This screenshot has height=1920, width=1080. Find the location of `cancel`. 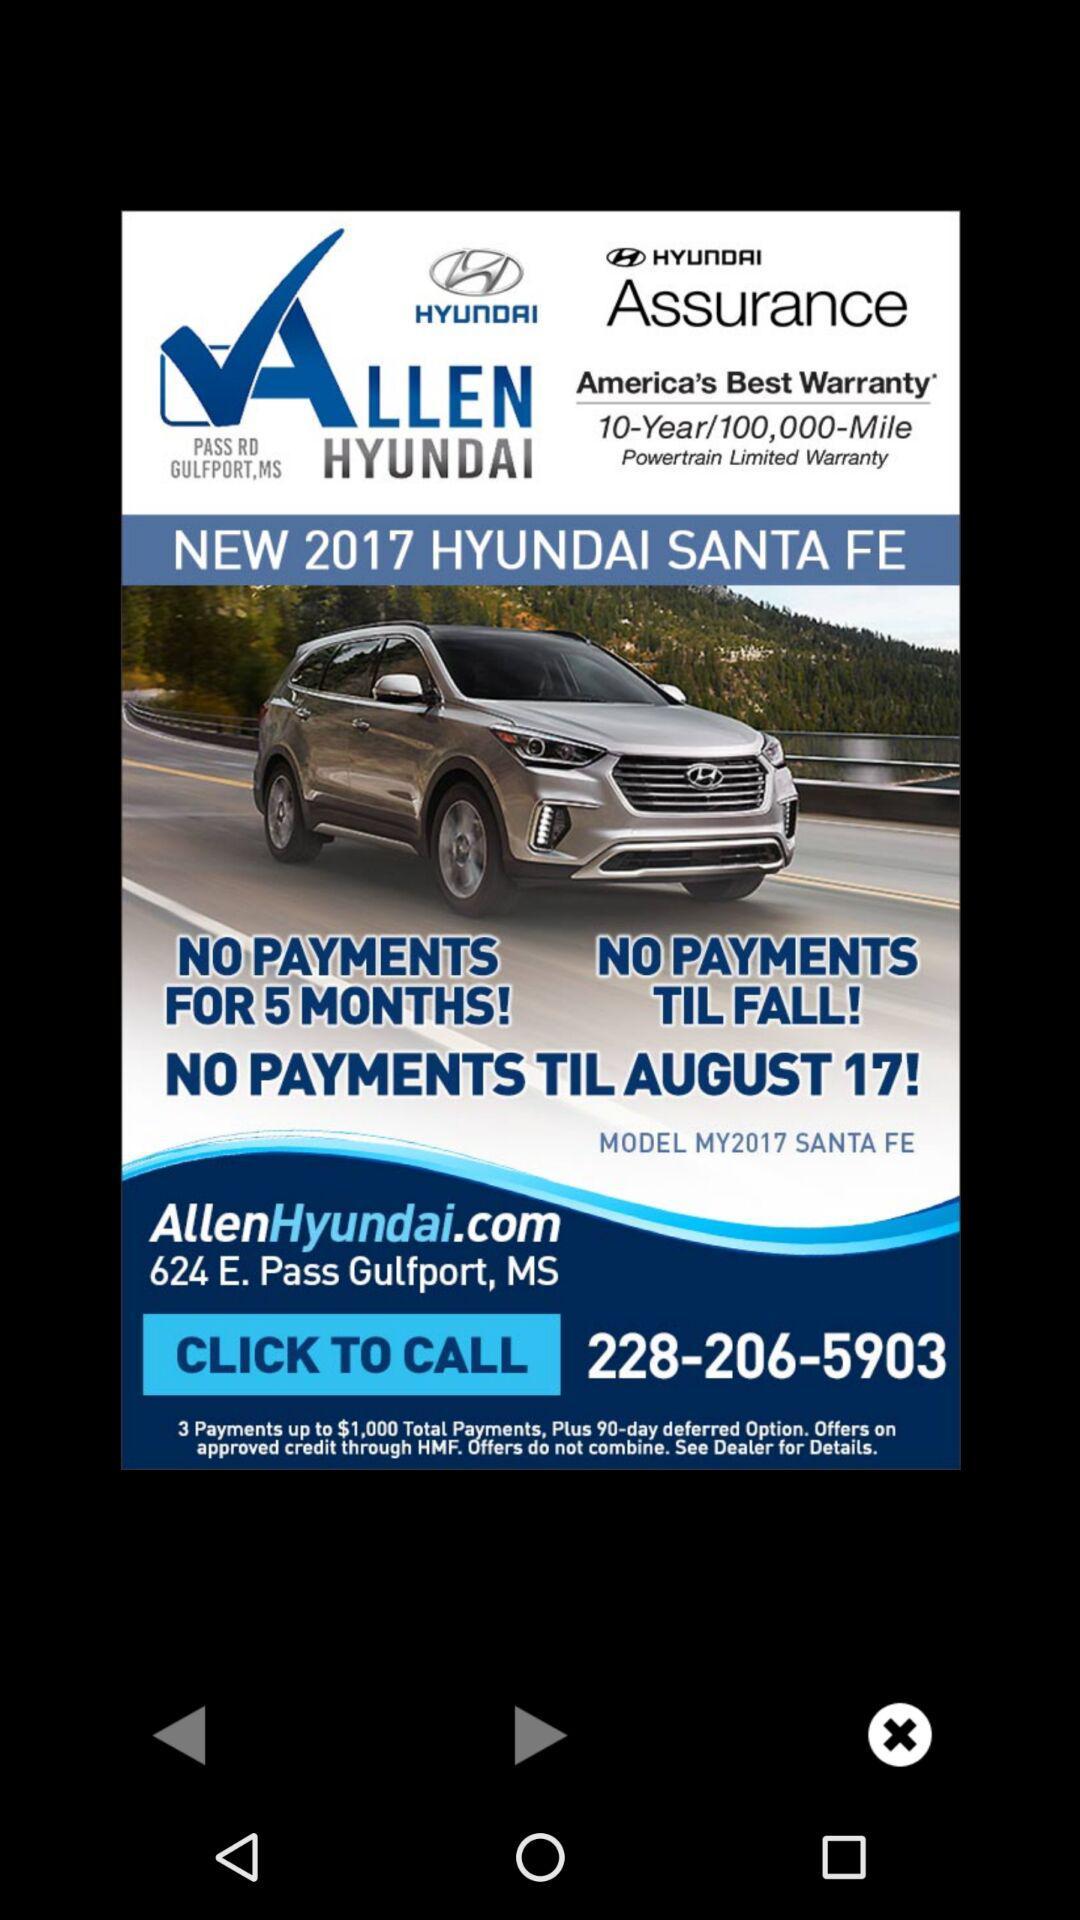

cancel is located at coordinates (898, 1733).